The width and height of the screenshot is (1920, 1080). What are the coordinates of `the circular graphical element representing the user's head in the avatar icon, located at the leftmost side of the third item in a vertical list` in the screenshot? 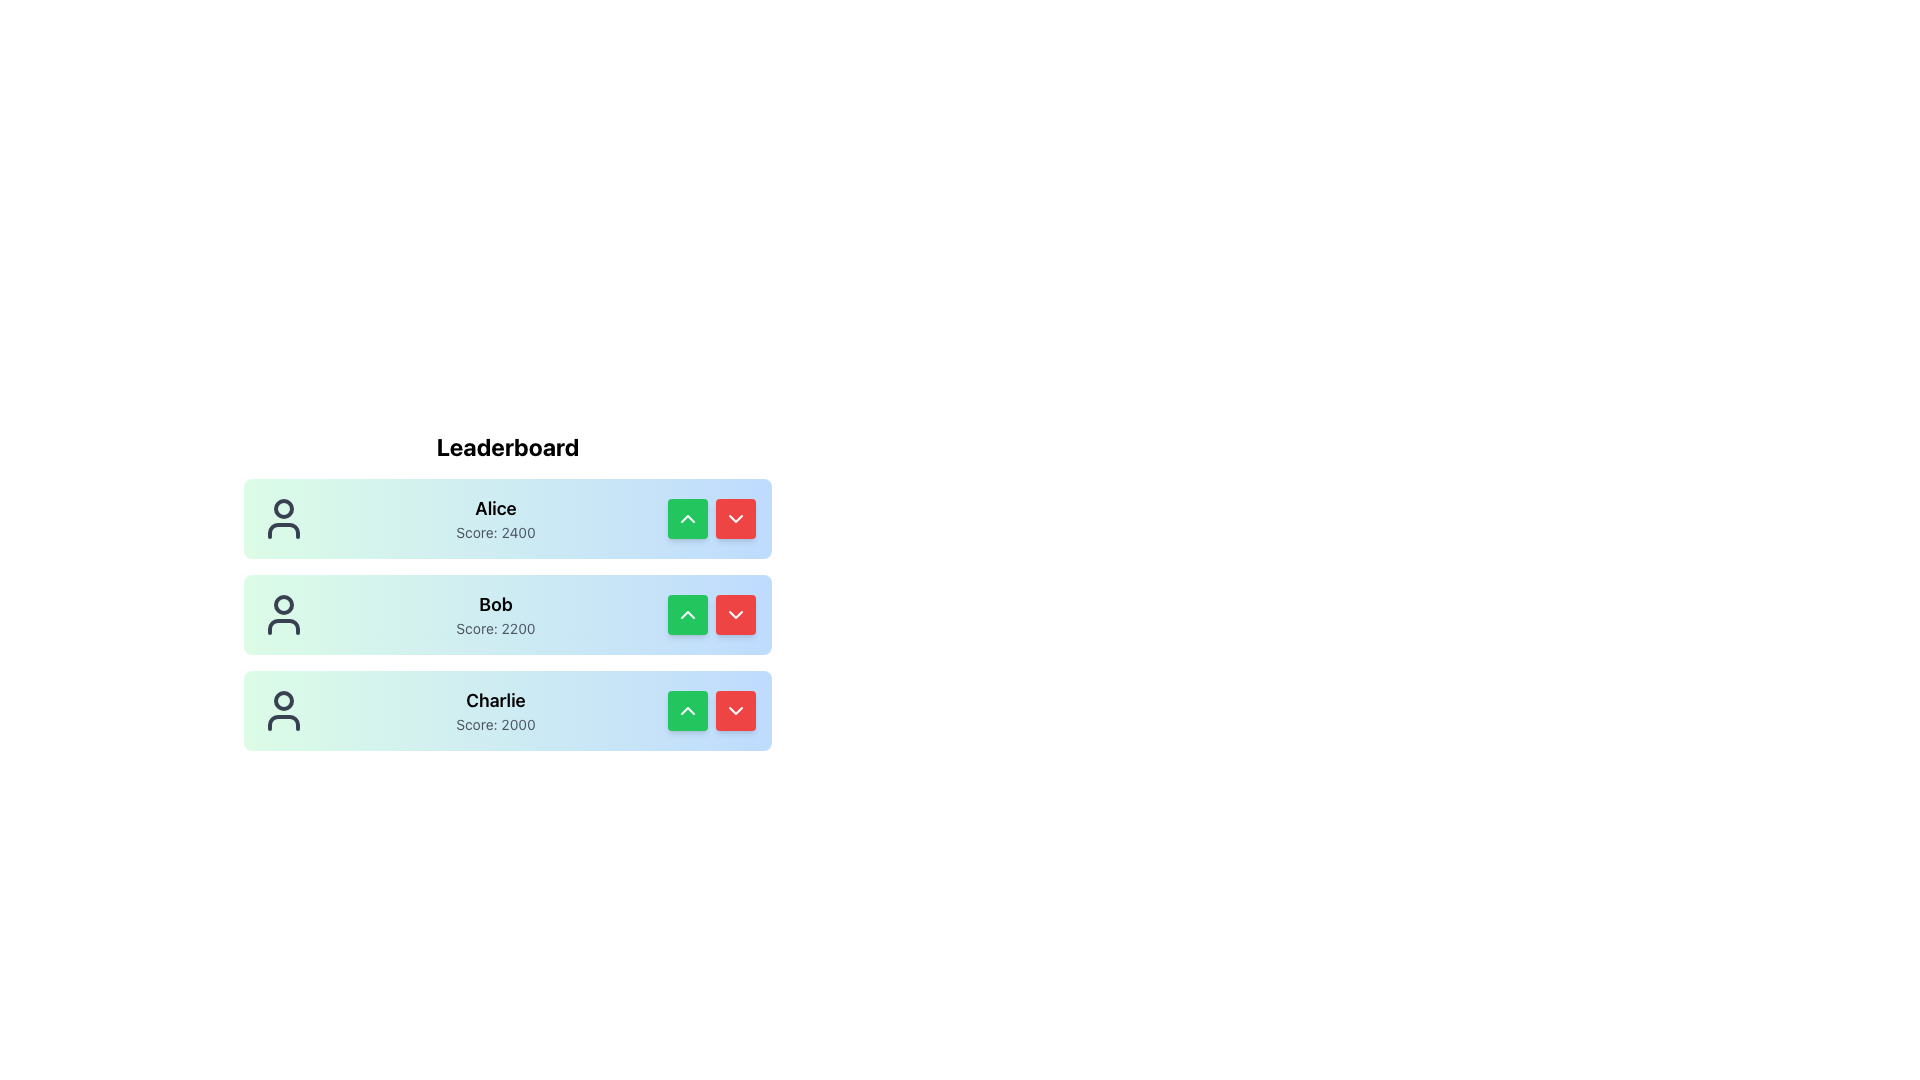 It's located at (282, 700).